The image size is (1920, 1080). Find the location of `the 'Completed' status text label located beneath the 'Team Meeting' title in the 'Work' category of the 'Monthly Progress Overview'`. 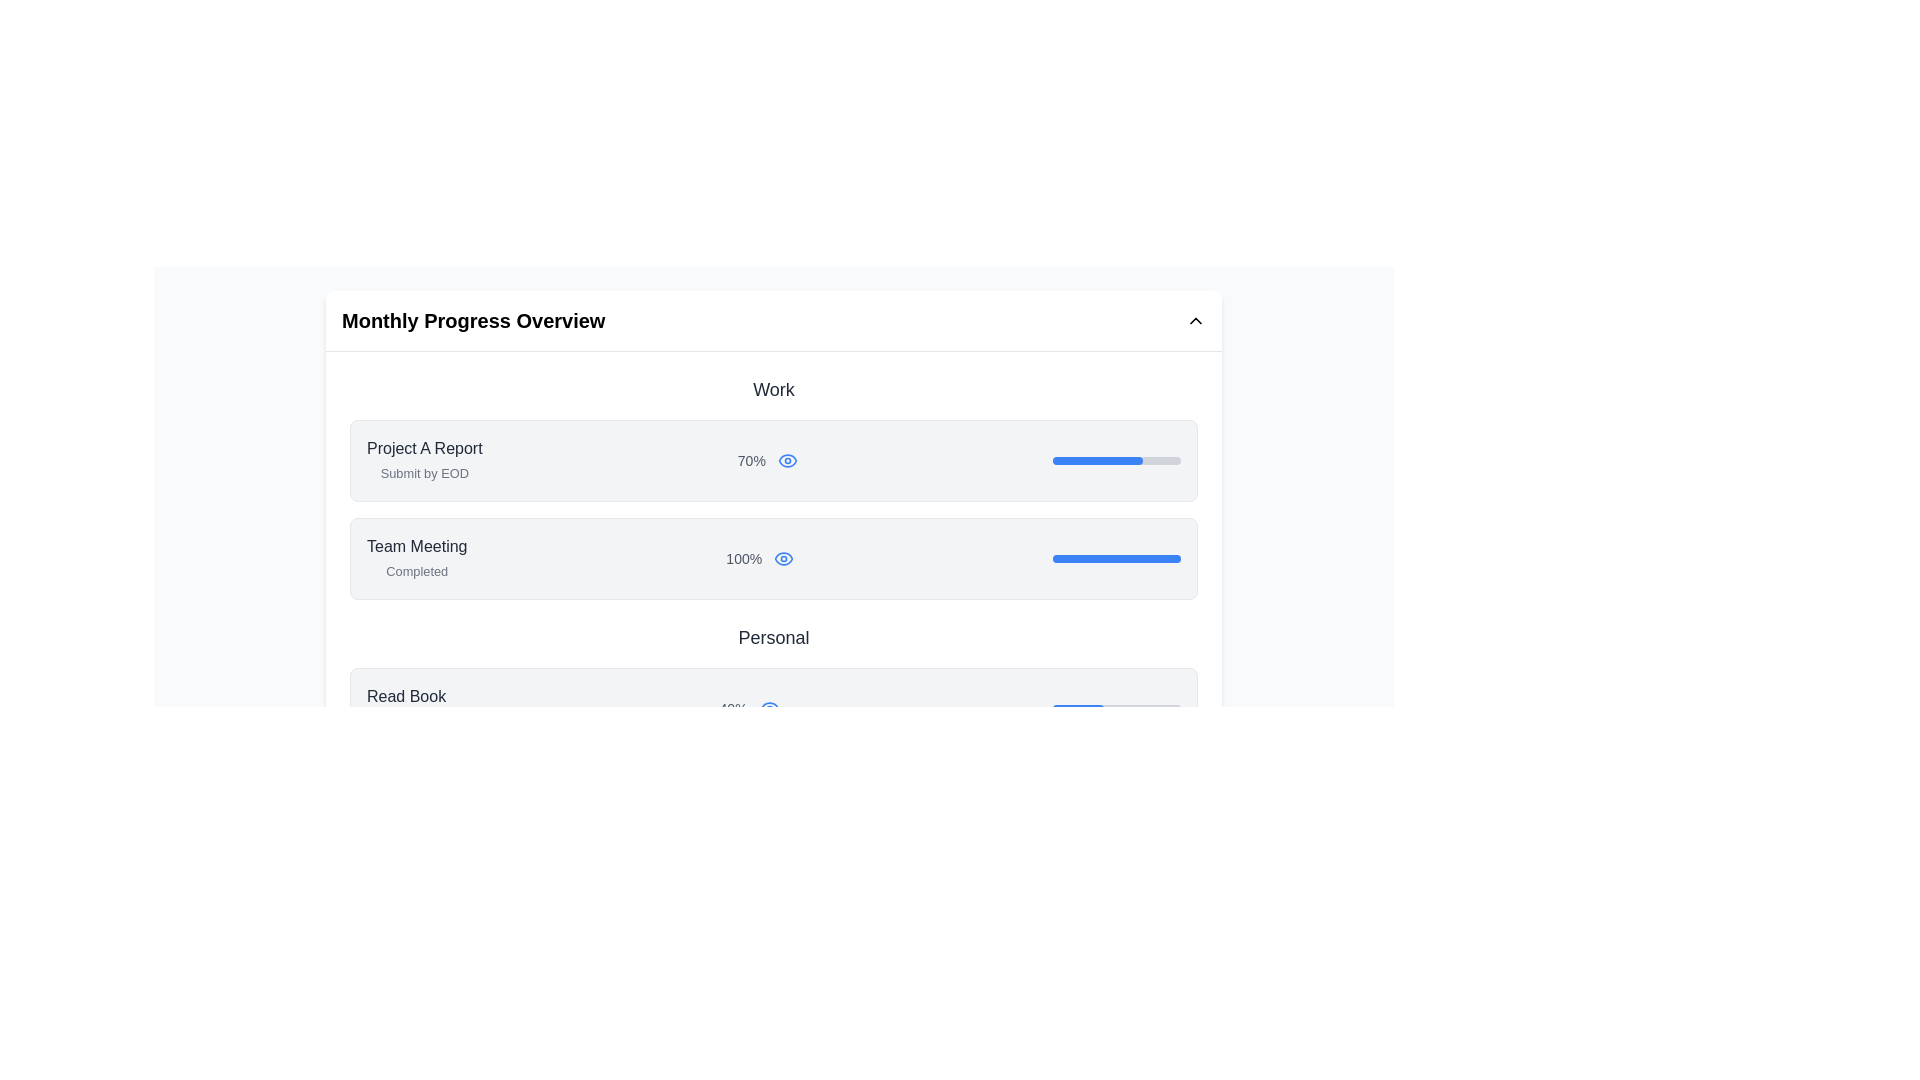

the 'Completed' status text label located beneath the 'Team Meeting' title in the 'Work' category of the 'Monthly Progress Overview' is located at coordinates (416, 571).